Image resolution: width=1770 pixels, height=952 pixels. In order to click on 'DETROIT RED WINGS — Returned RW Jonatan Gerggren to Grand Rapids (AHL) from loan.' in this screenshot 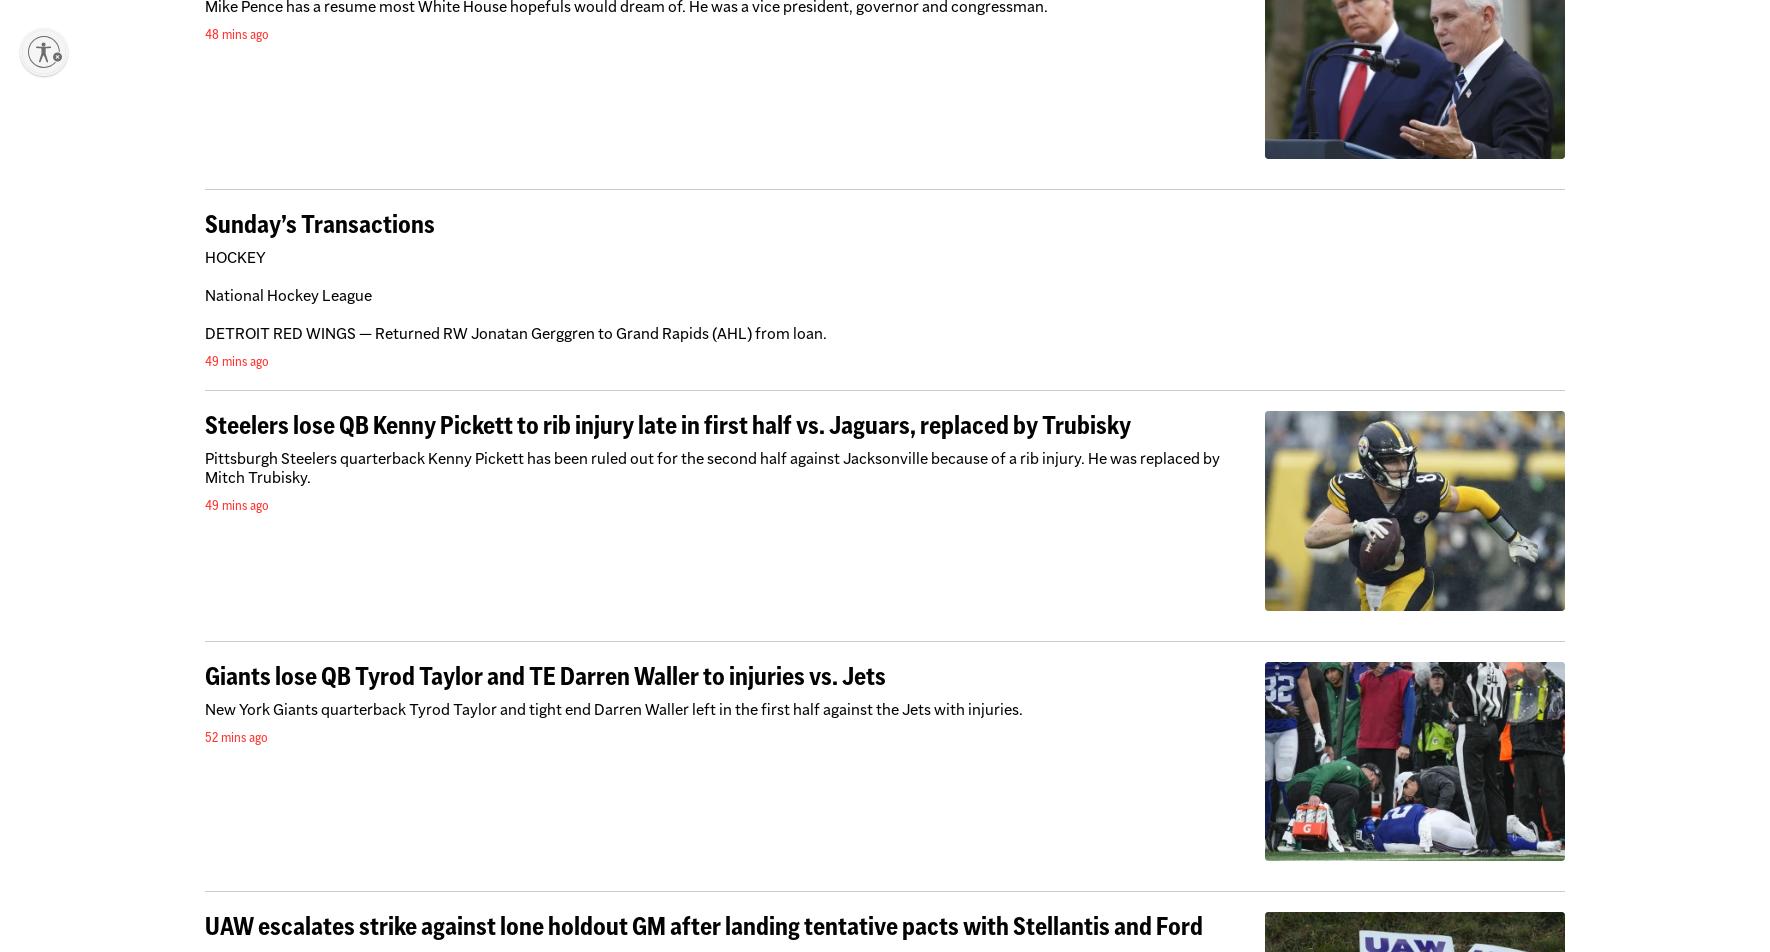, I will do `click(515, 332)`.